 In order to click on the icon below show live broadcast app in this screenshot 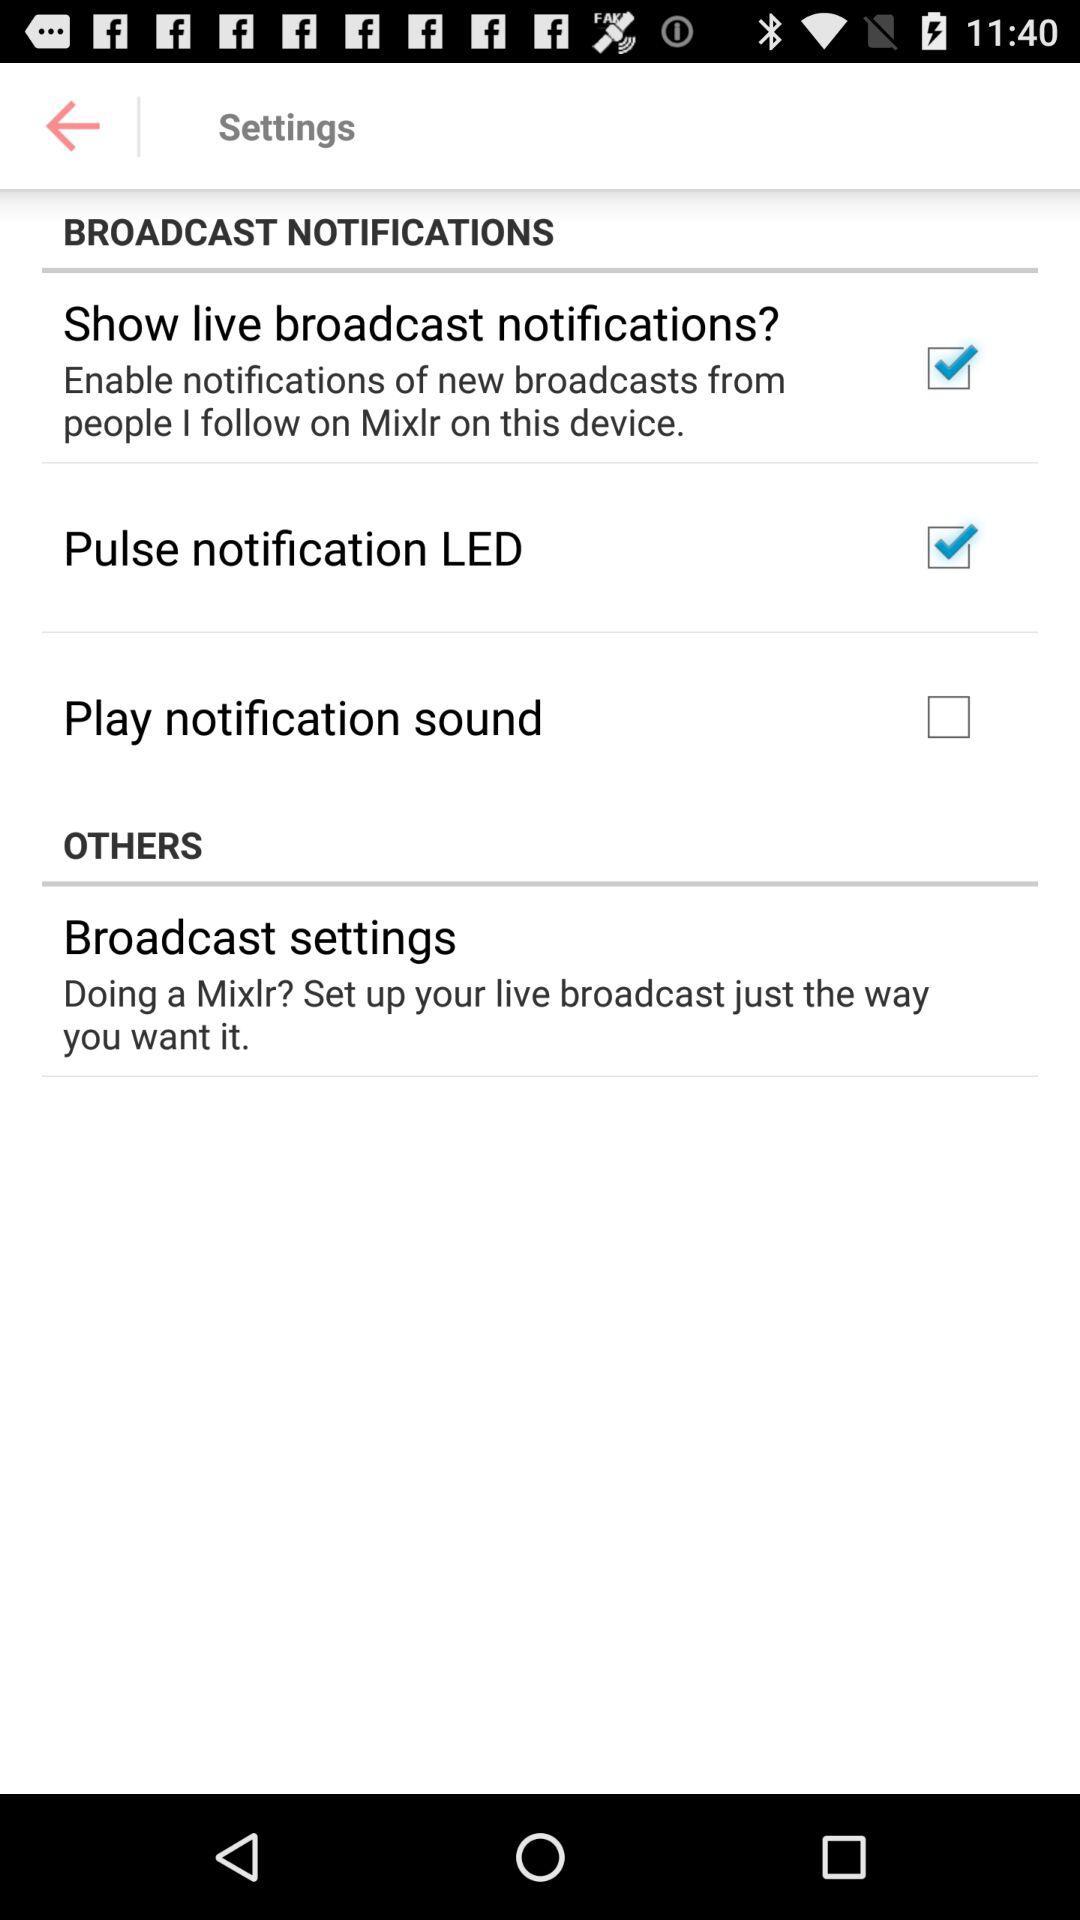, I will do `click(463, 400)`.